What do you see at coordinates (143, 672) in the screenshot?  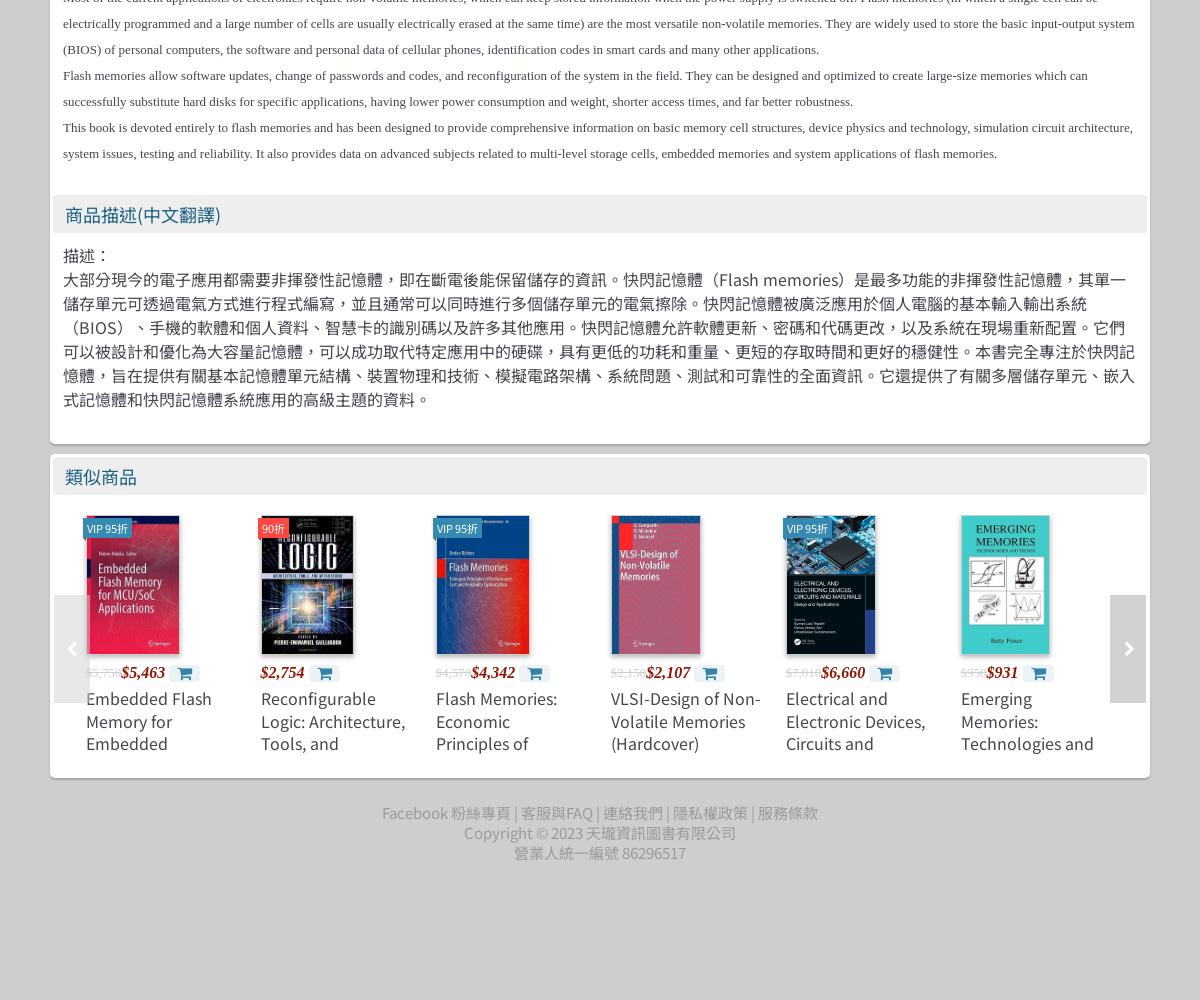 I see `'$5,463'` at bounding box center [143, 672].